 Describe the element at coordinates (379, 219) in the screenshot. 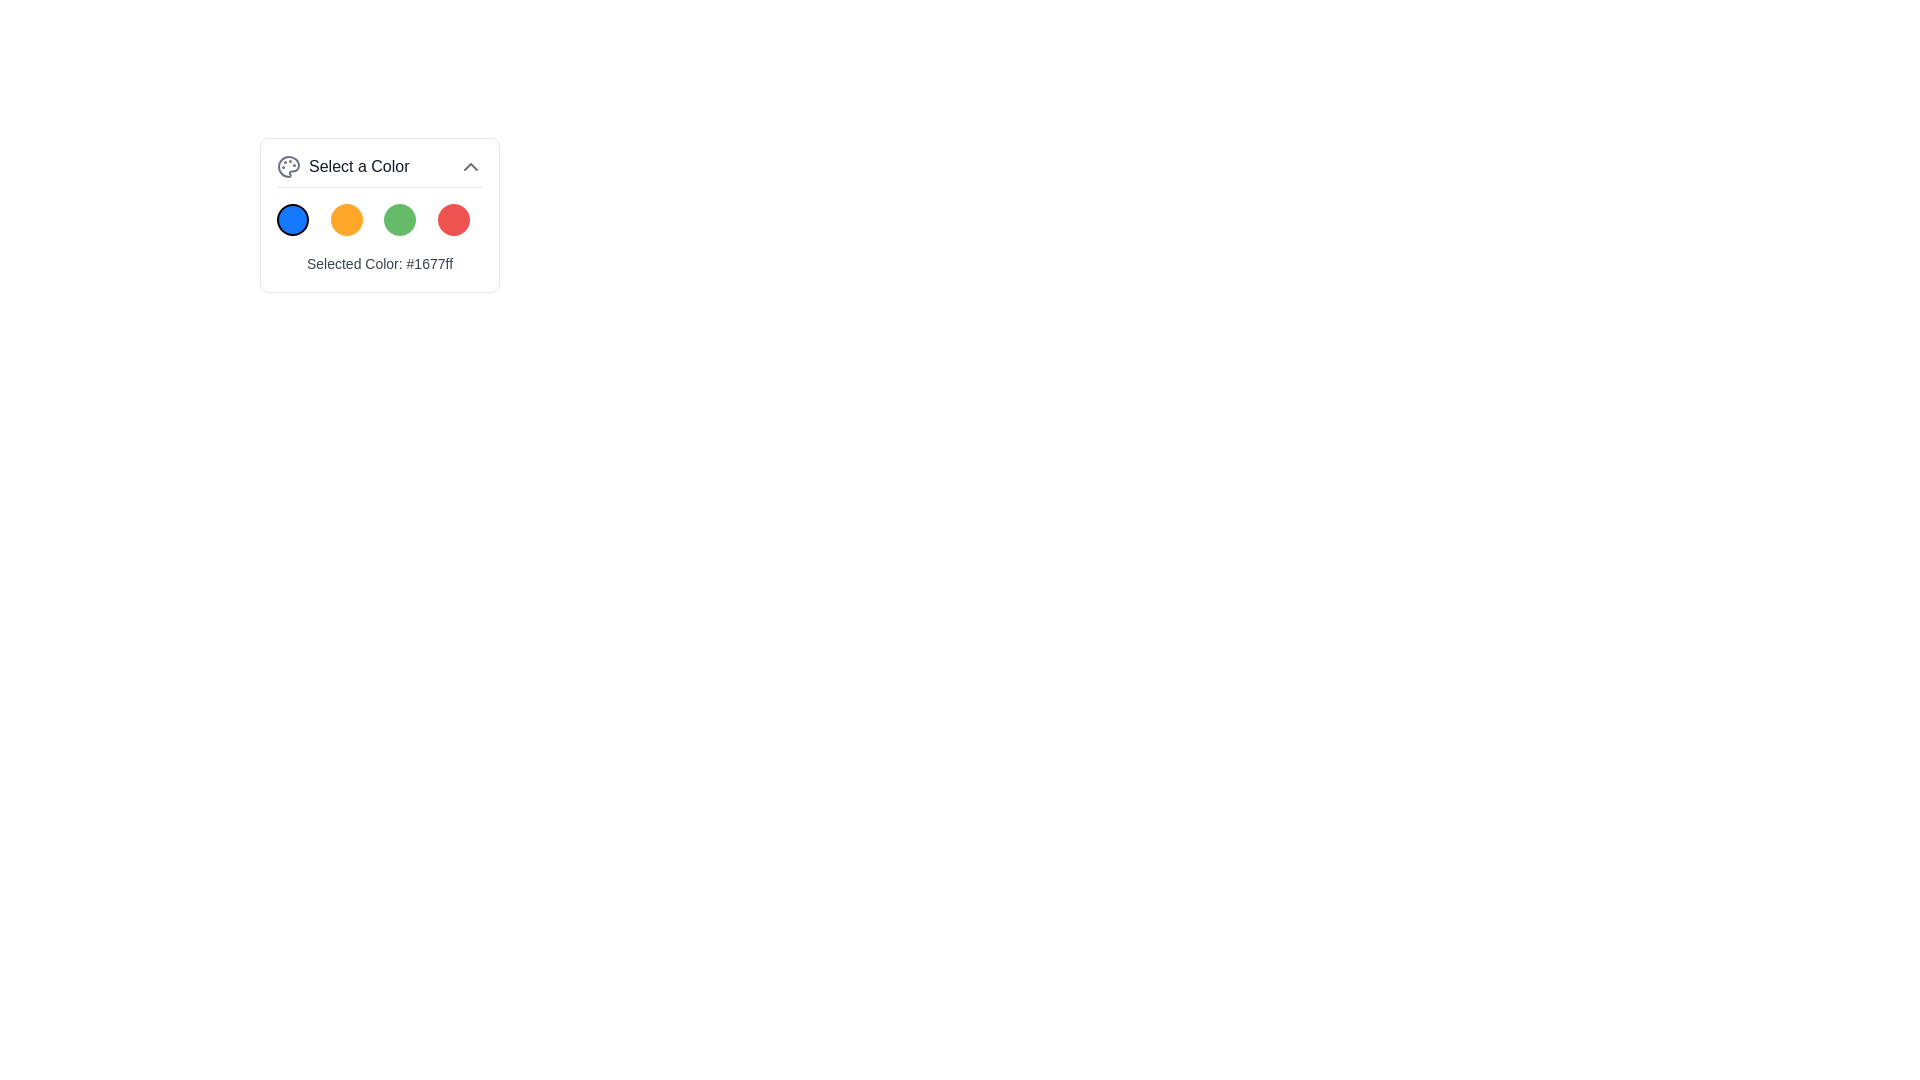

I see `any of the circular color buttons in the color selection grid located centrally below the title 'Select a Color'` at that location.